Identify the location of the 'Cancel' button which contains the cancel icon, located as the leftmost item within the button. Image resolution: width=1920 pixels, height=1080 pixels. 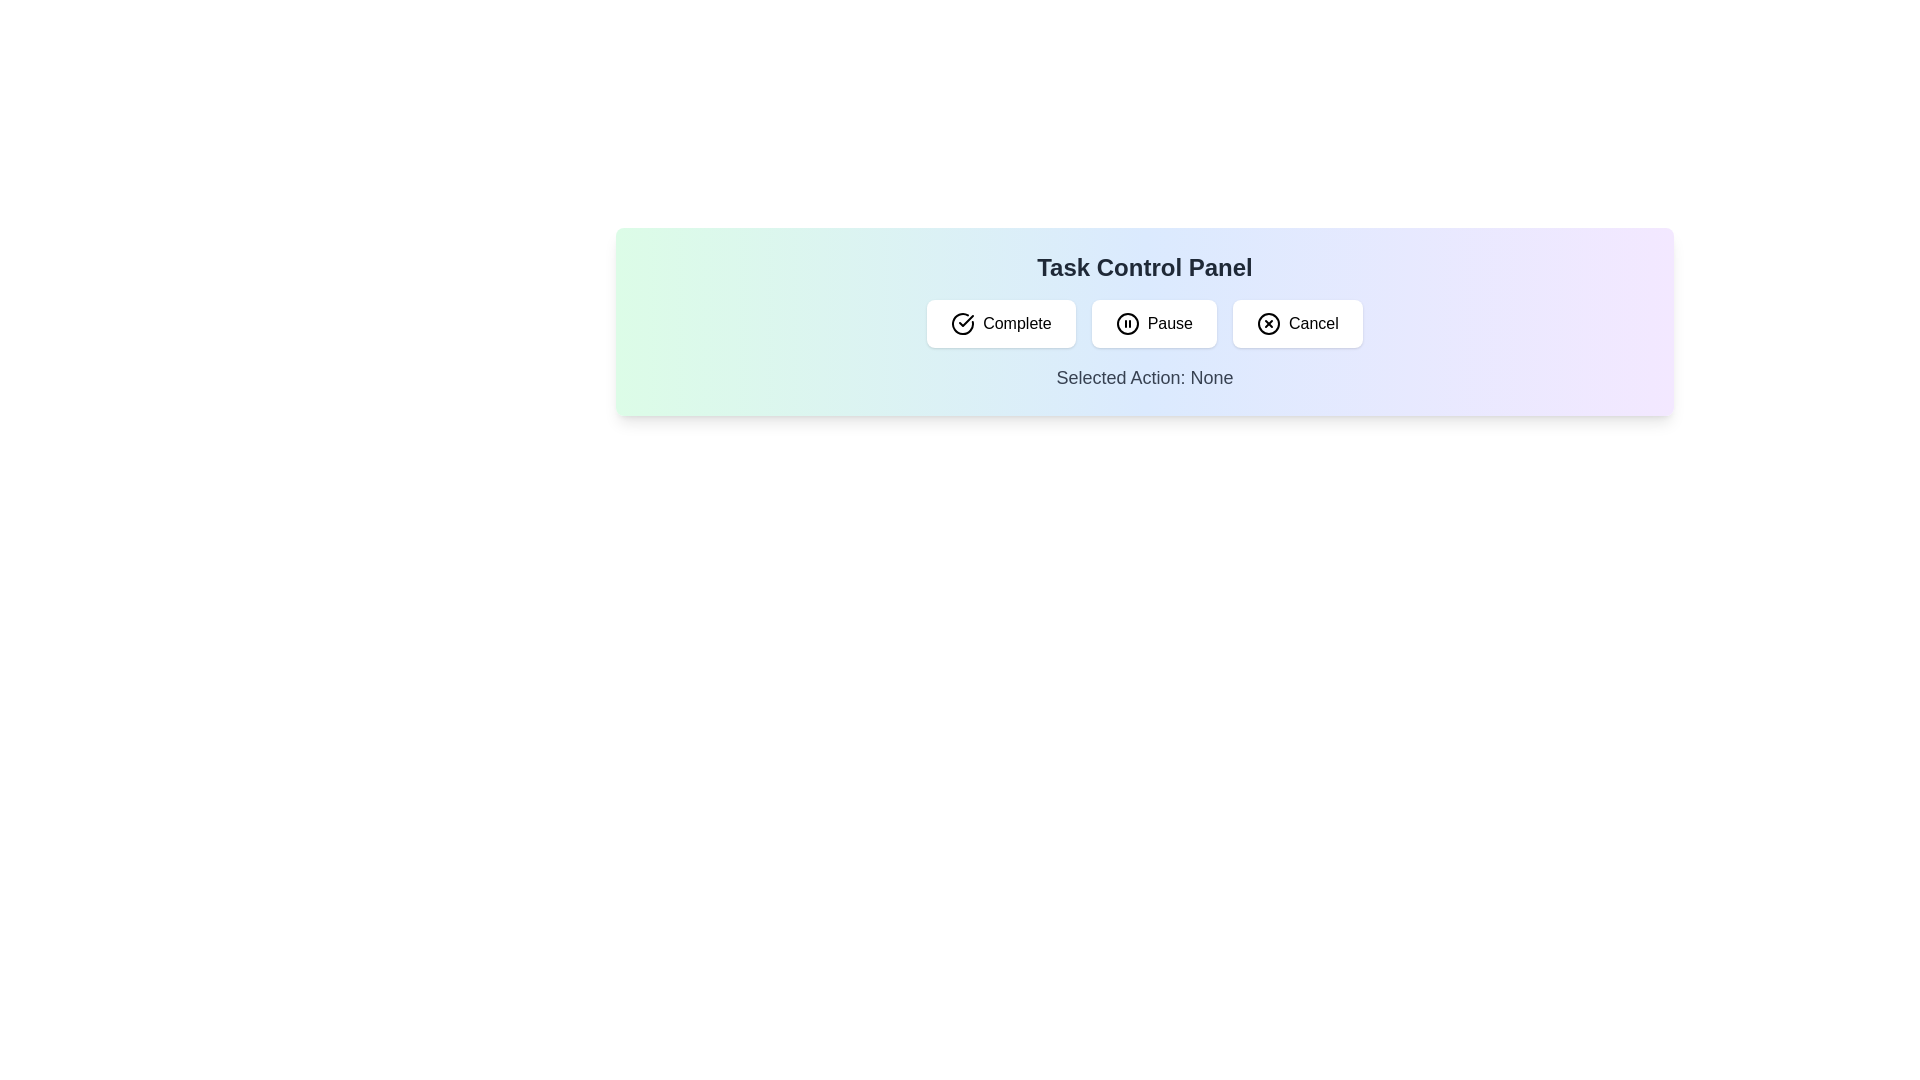
(1267, 323).